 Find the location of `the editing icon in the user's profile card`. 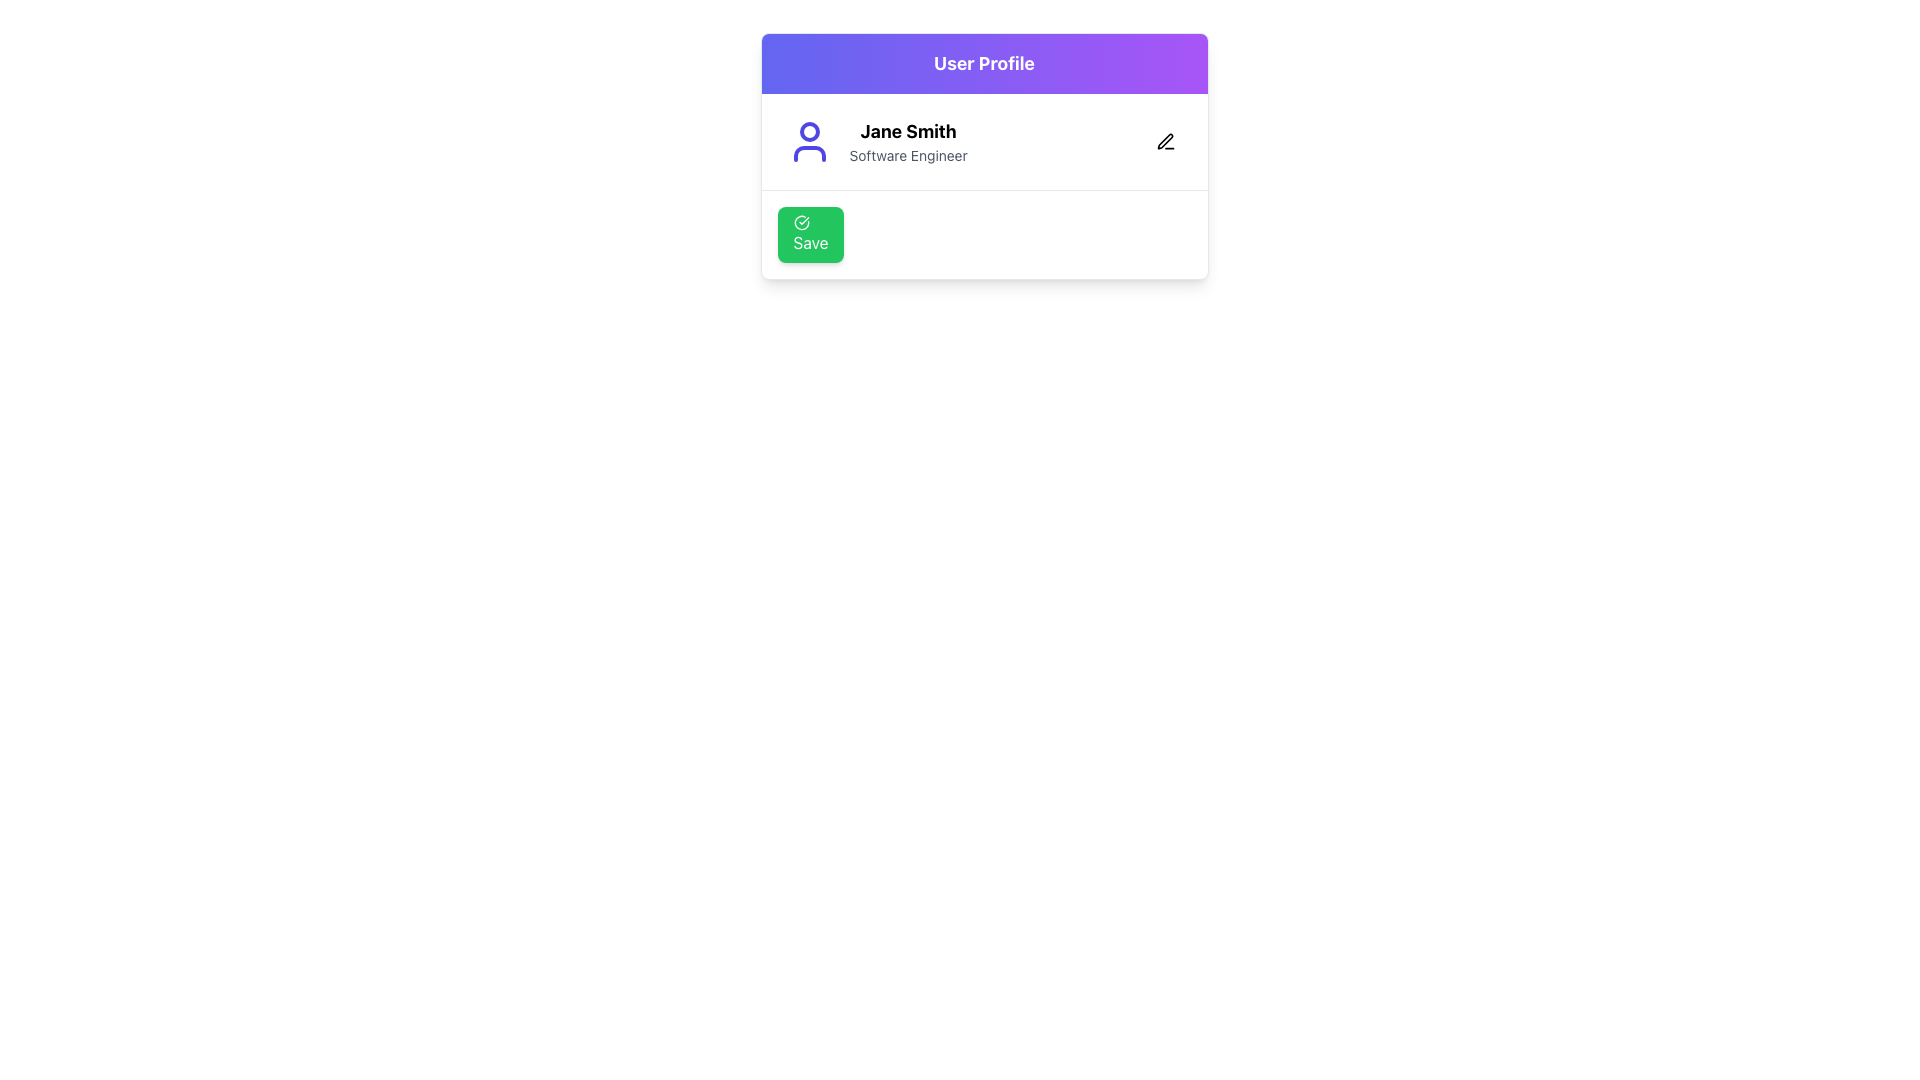

the editing icon in the user's profile card is located at coordinates (1165, 140).